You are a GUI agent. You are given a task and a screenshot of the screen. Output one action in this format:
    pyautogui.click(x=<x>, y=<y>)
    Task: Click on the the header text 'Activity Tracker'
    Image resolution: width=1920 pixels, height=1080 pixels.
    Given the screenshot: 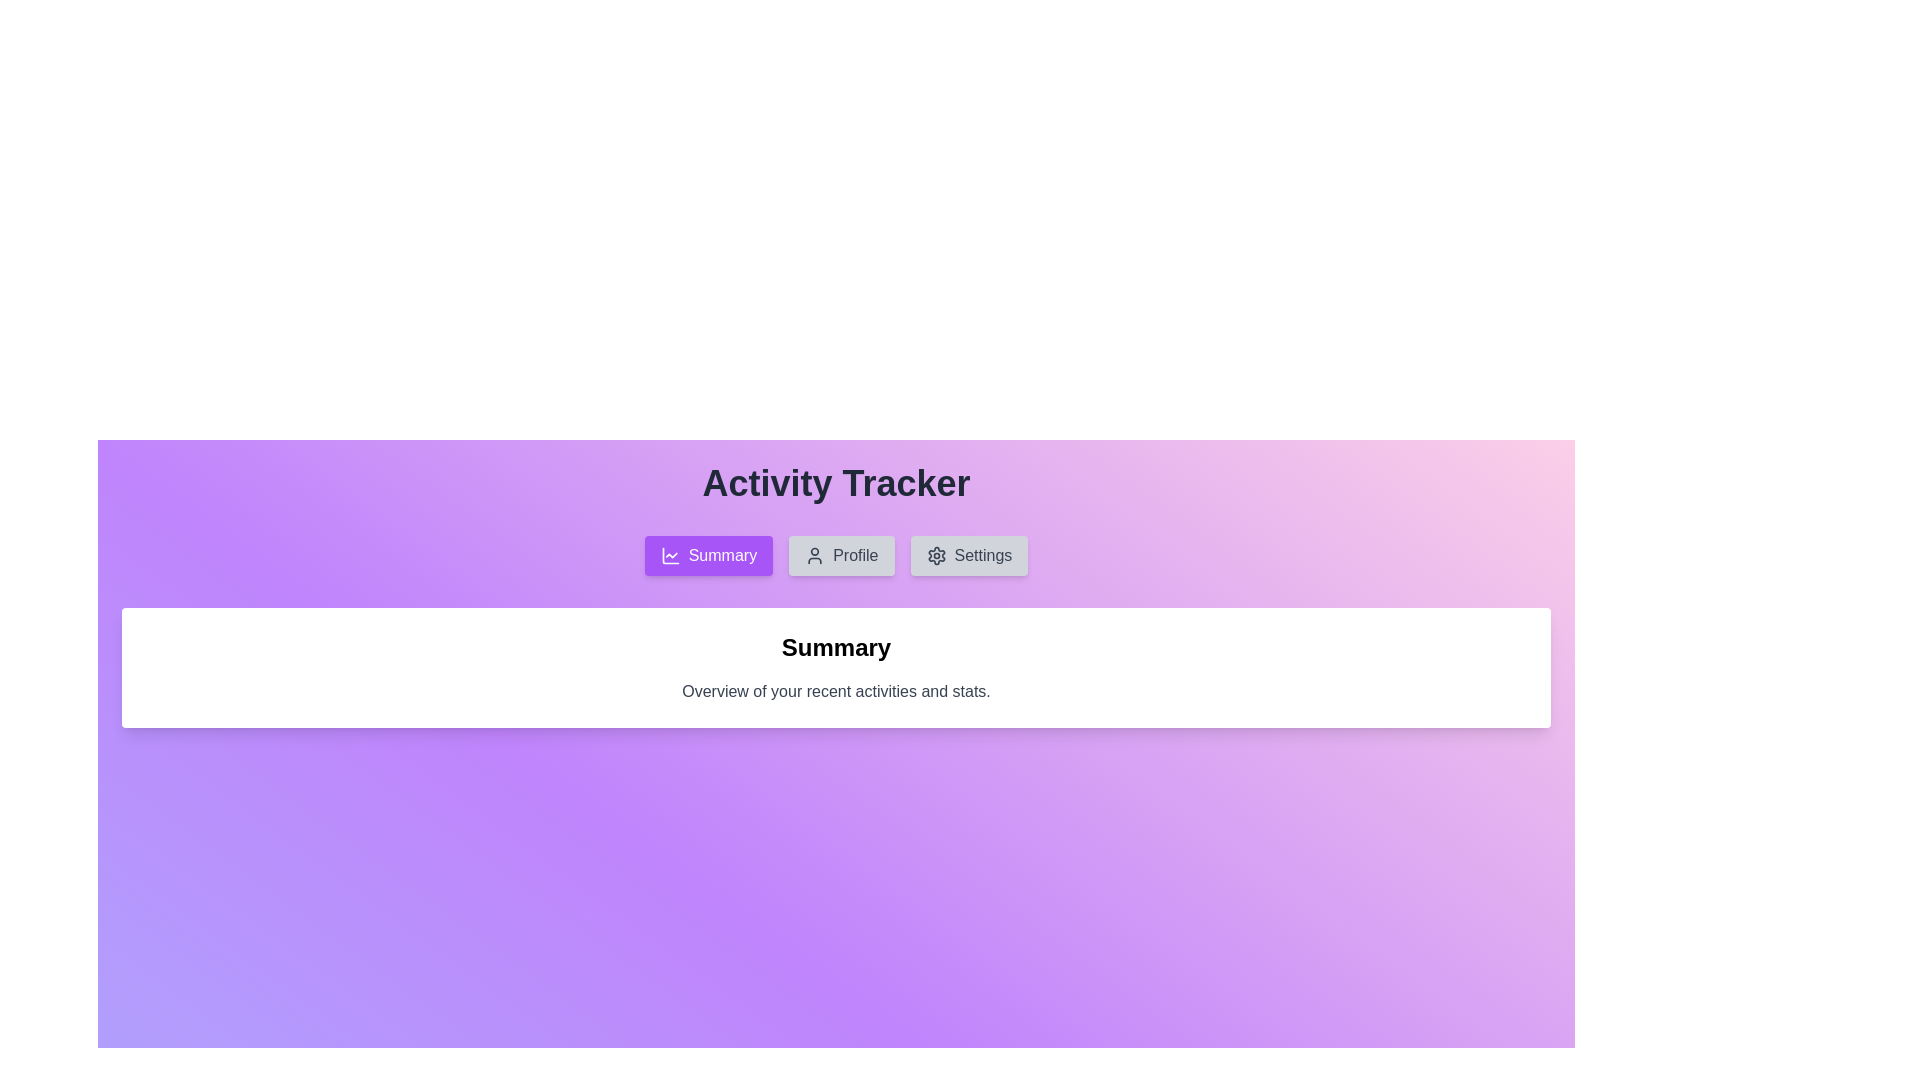 What is the action you would take?
    pyautogui.click(x=836, y=483)
    